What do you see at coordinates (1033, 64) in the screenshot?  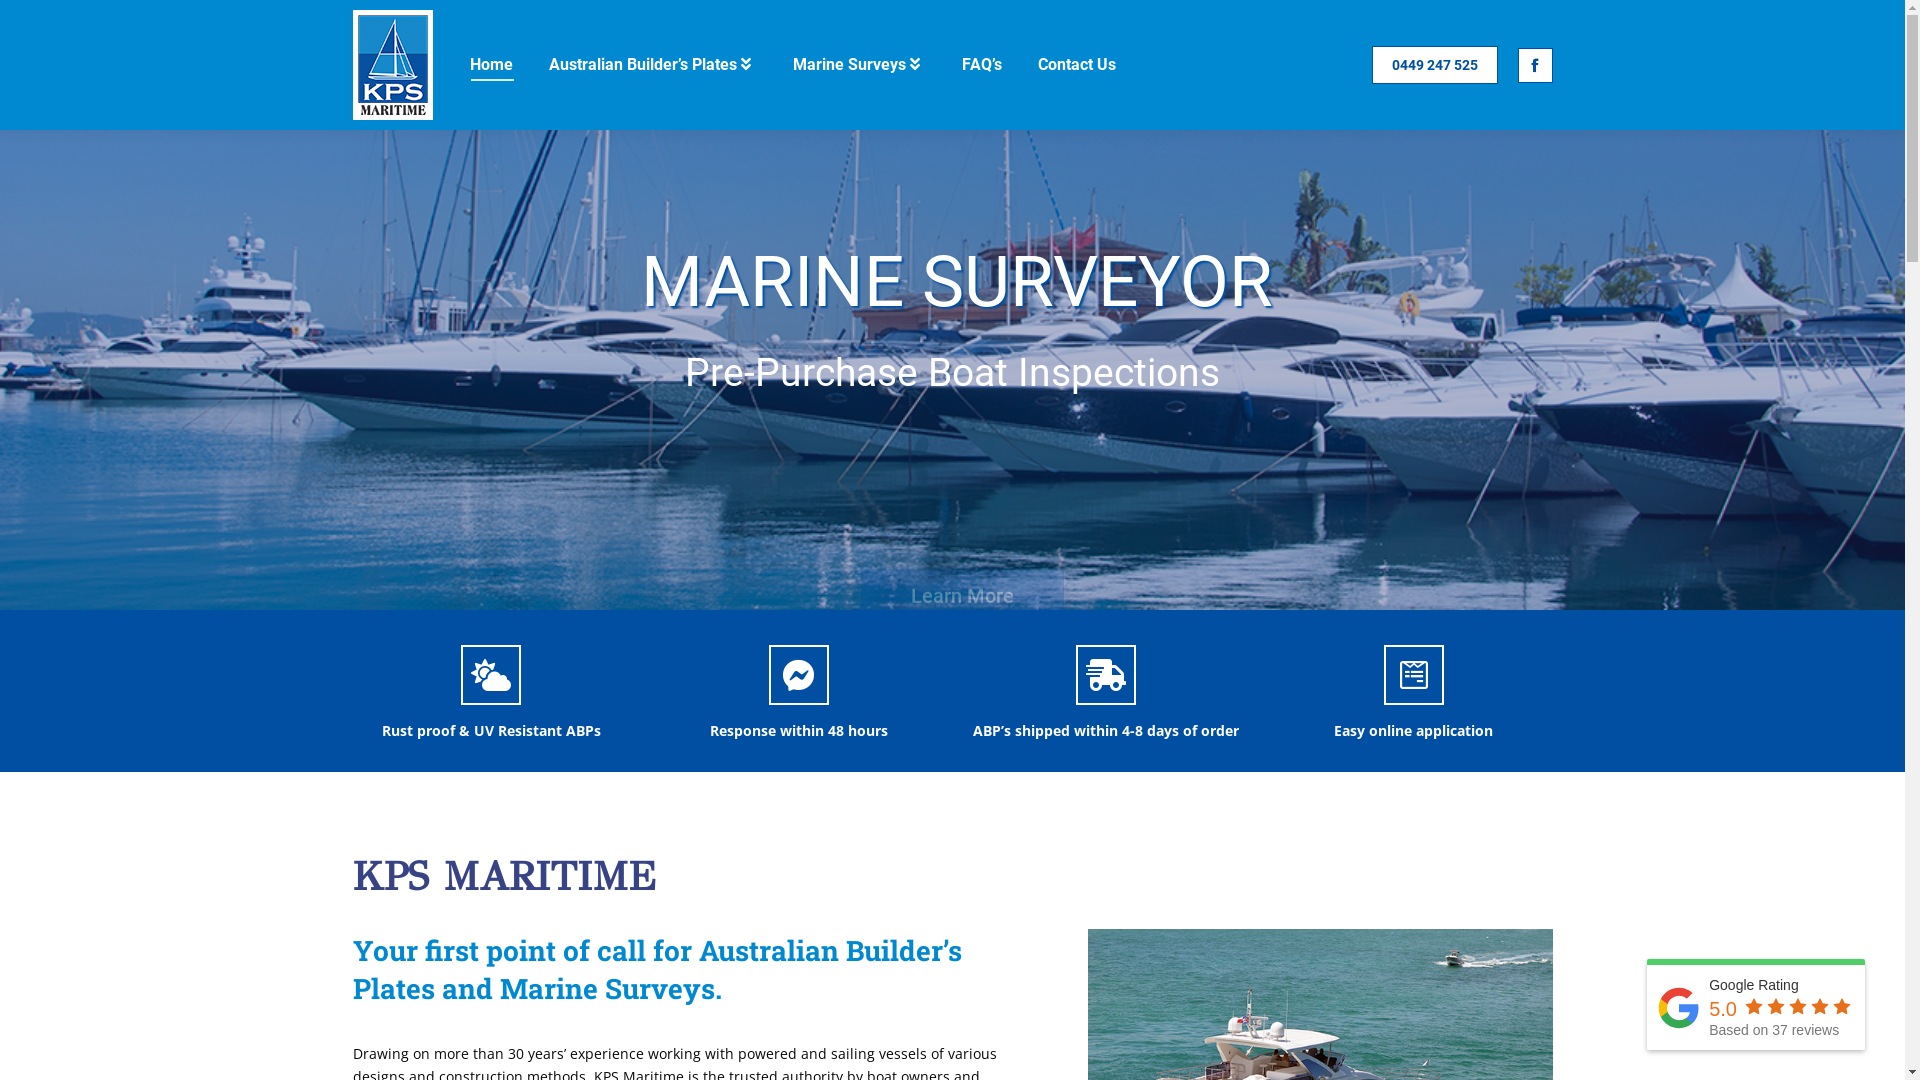 I see `'Contact Us'` at bounding box center [1033, 64].